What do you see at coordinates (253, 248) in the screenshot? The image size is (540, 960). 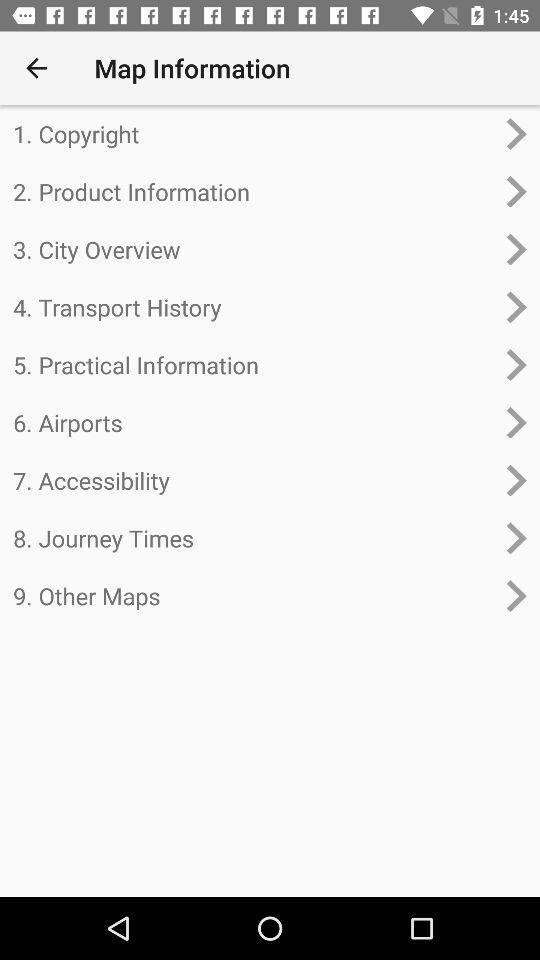 I see `3. city overview` at bounding box center [253, 248].